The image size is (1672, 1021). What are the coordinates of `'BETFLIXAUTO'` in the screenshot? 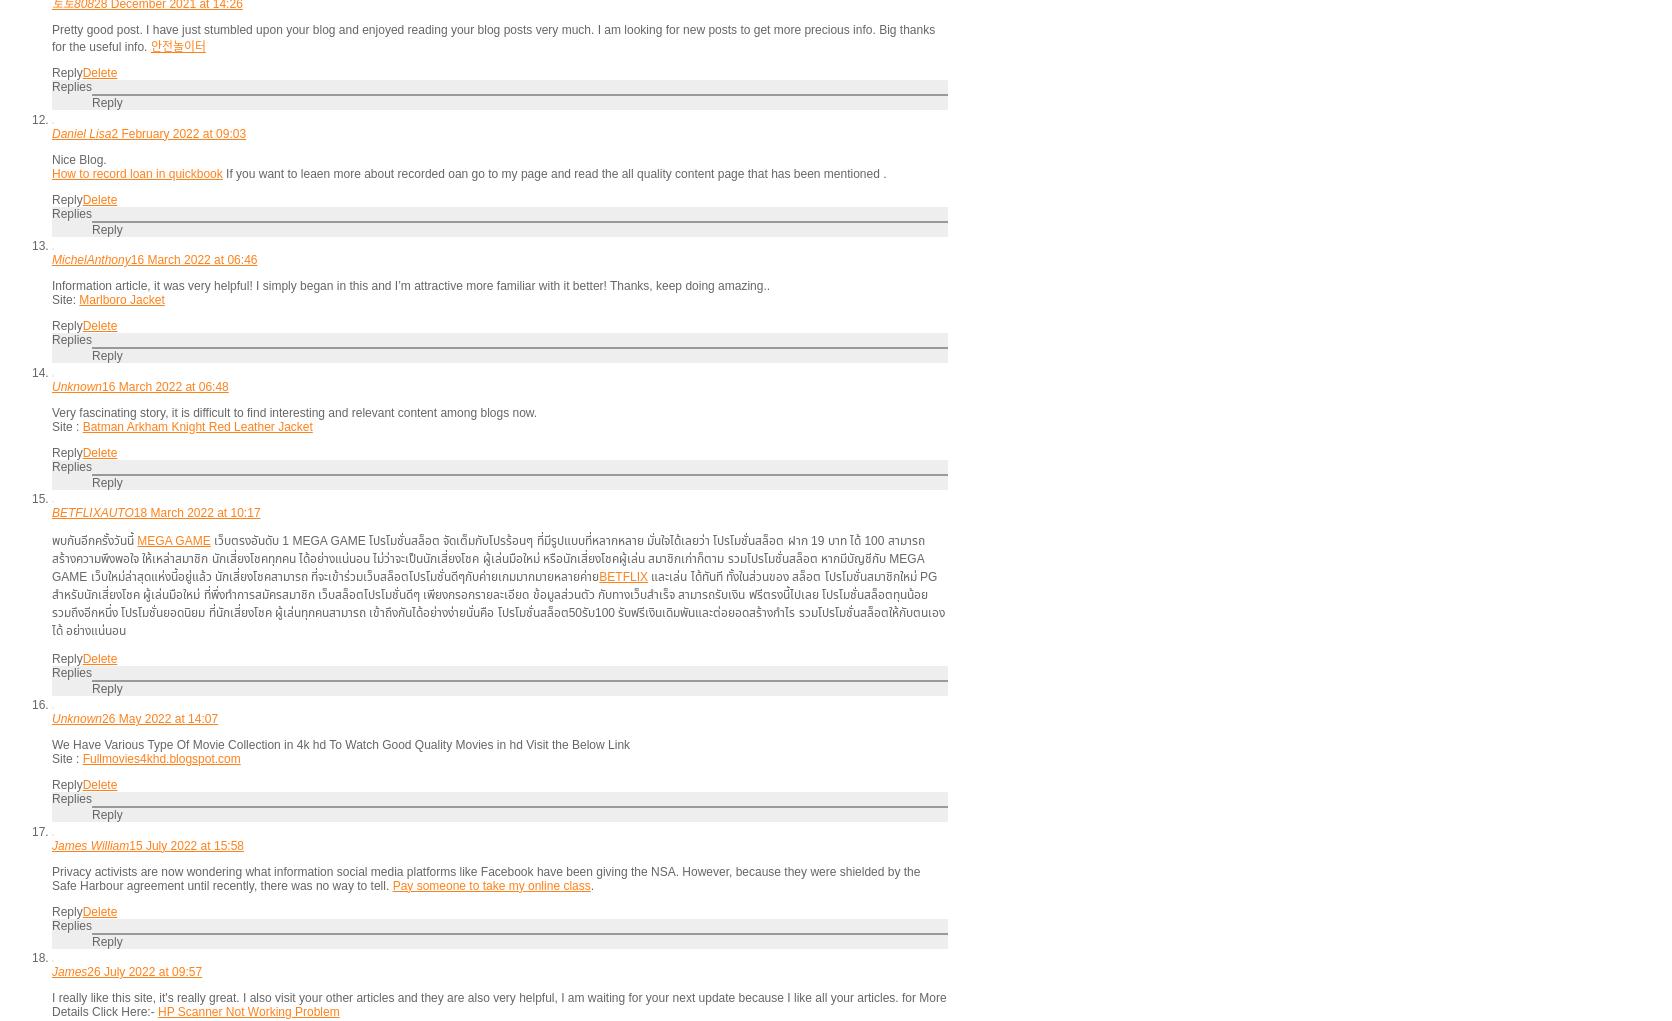 It's located at (92, 512).